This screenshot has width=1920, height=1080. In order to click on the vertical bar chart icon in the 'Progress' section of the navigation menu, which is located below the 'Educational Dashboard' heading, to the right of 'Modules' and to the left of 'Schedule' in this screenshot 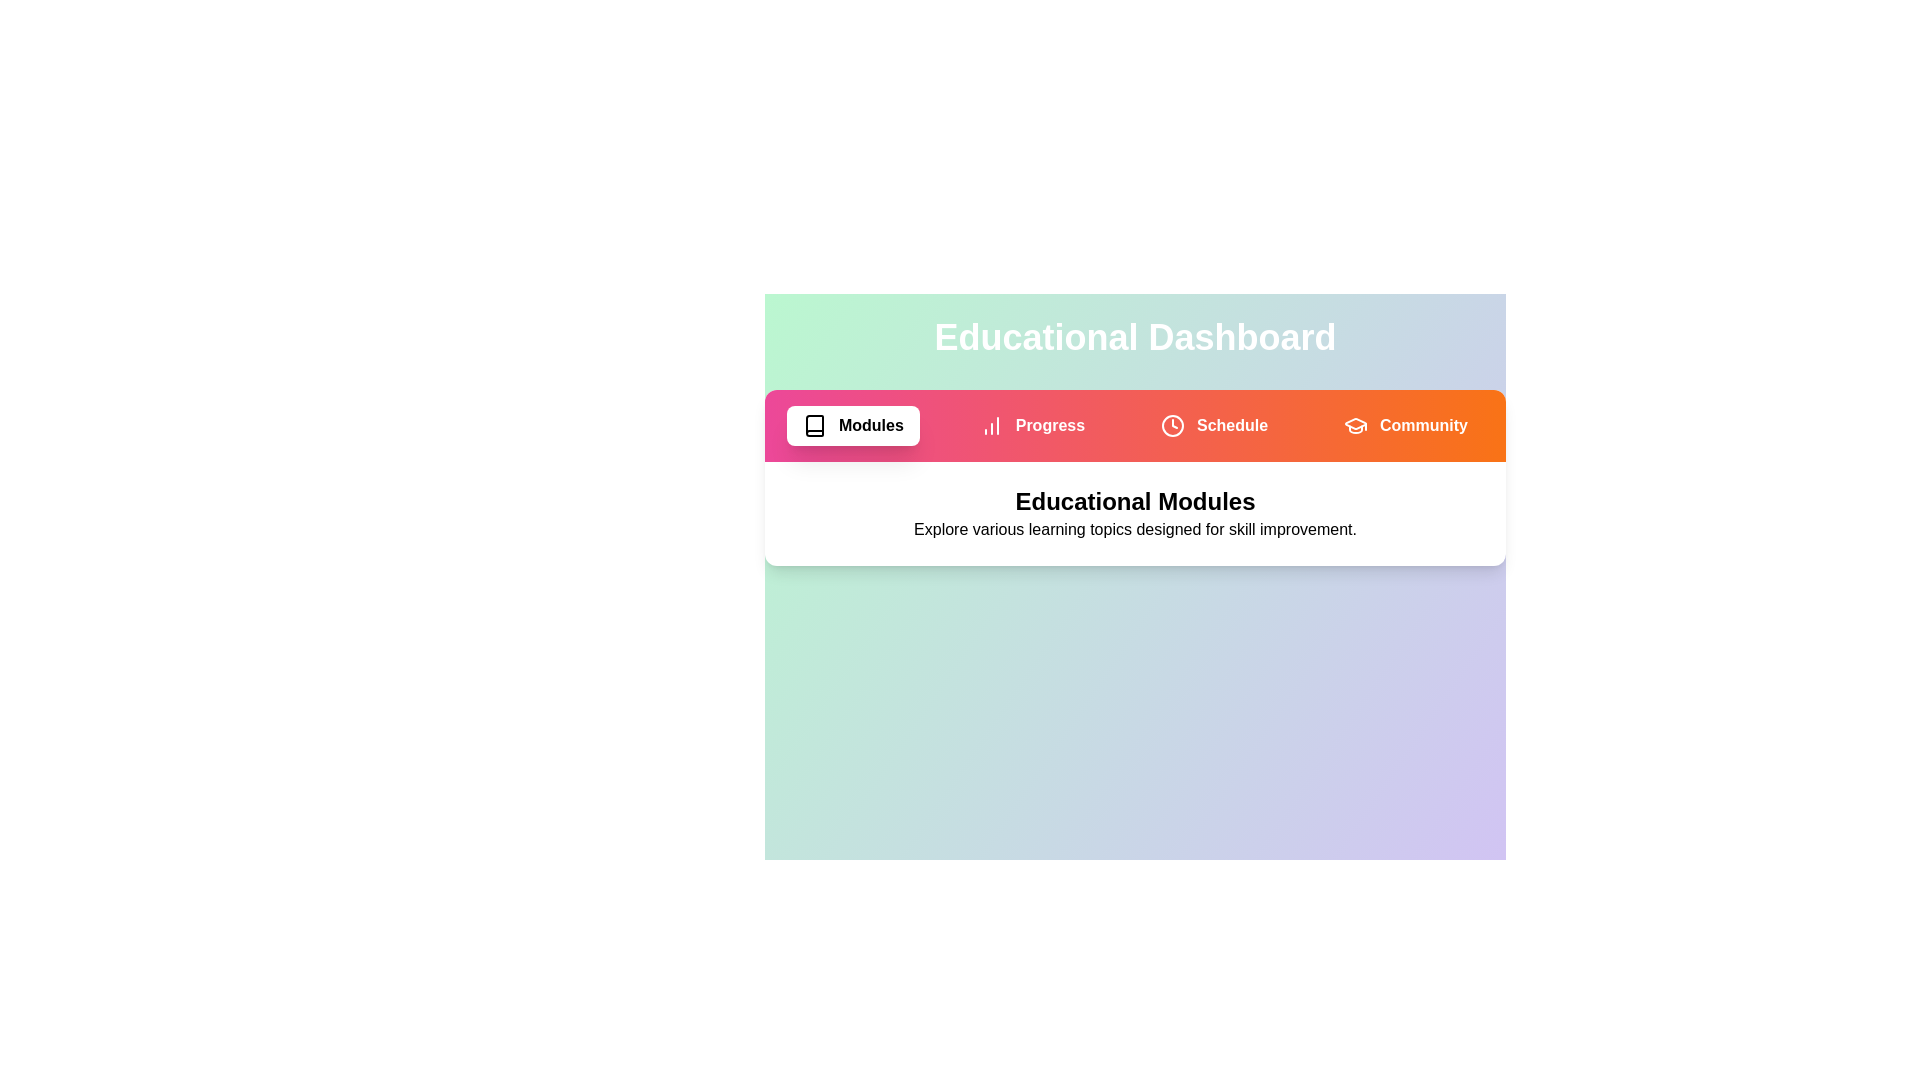, I will do `click(991, 424)`.